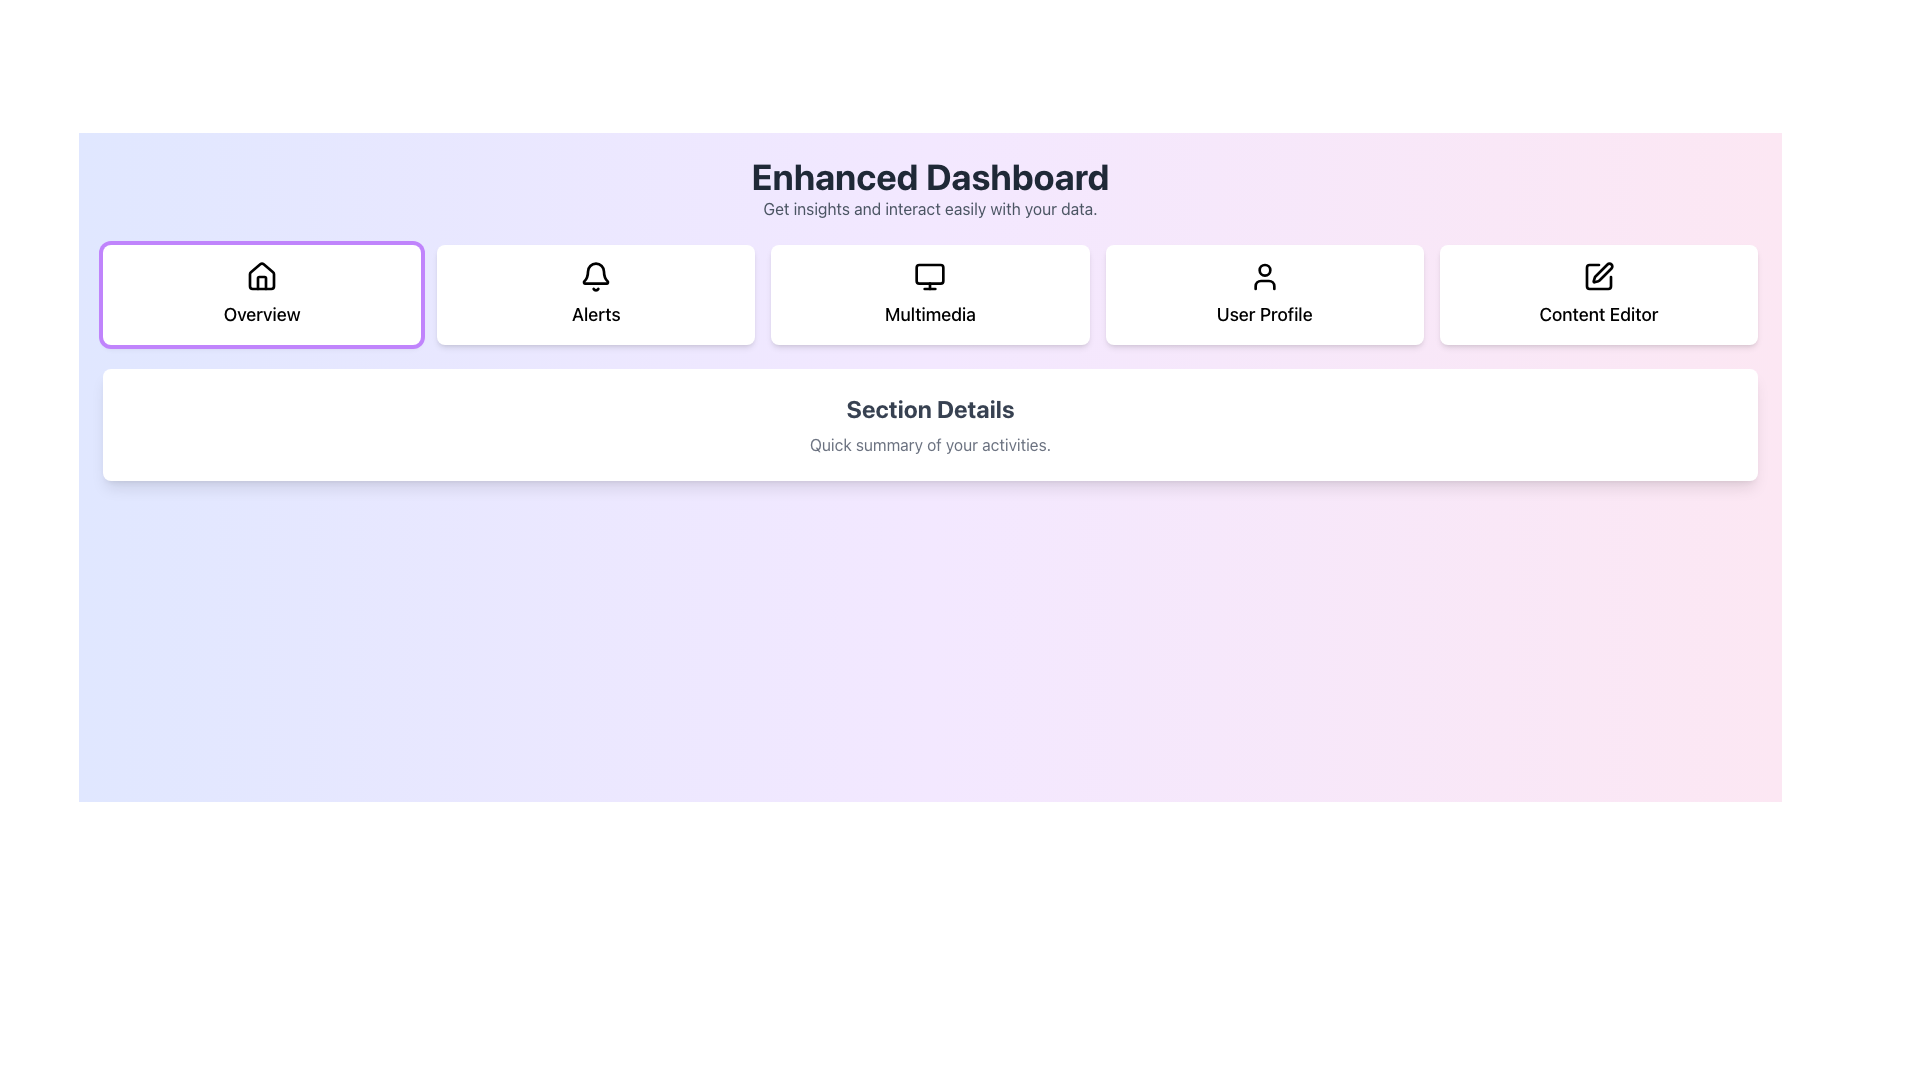  I want to click on the 'Content Editor' button, which is the fifth card in a grid of five cards, featuring a pen icon and bold text beneath it, so click(1597, 294).